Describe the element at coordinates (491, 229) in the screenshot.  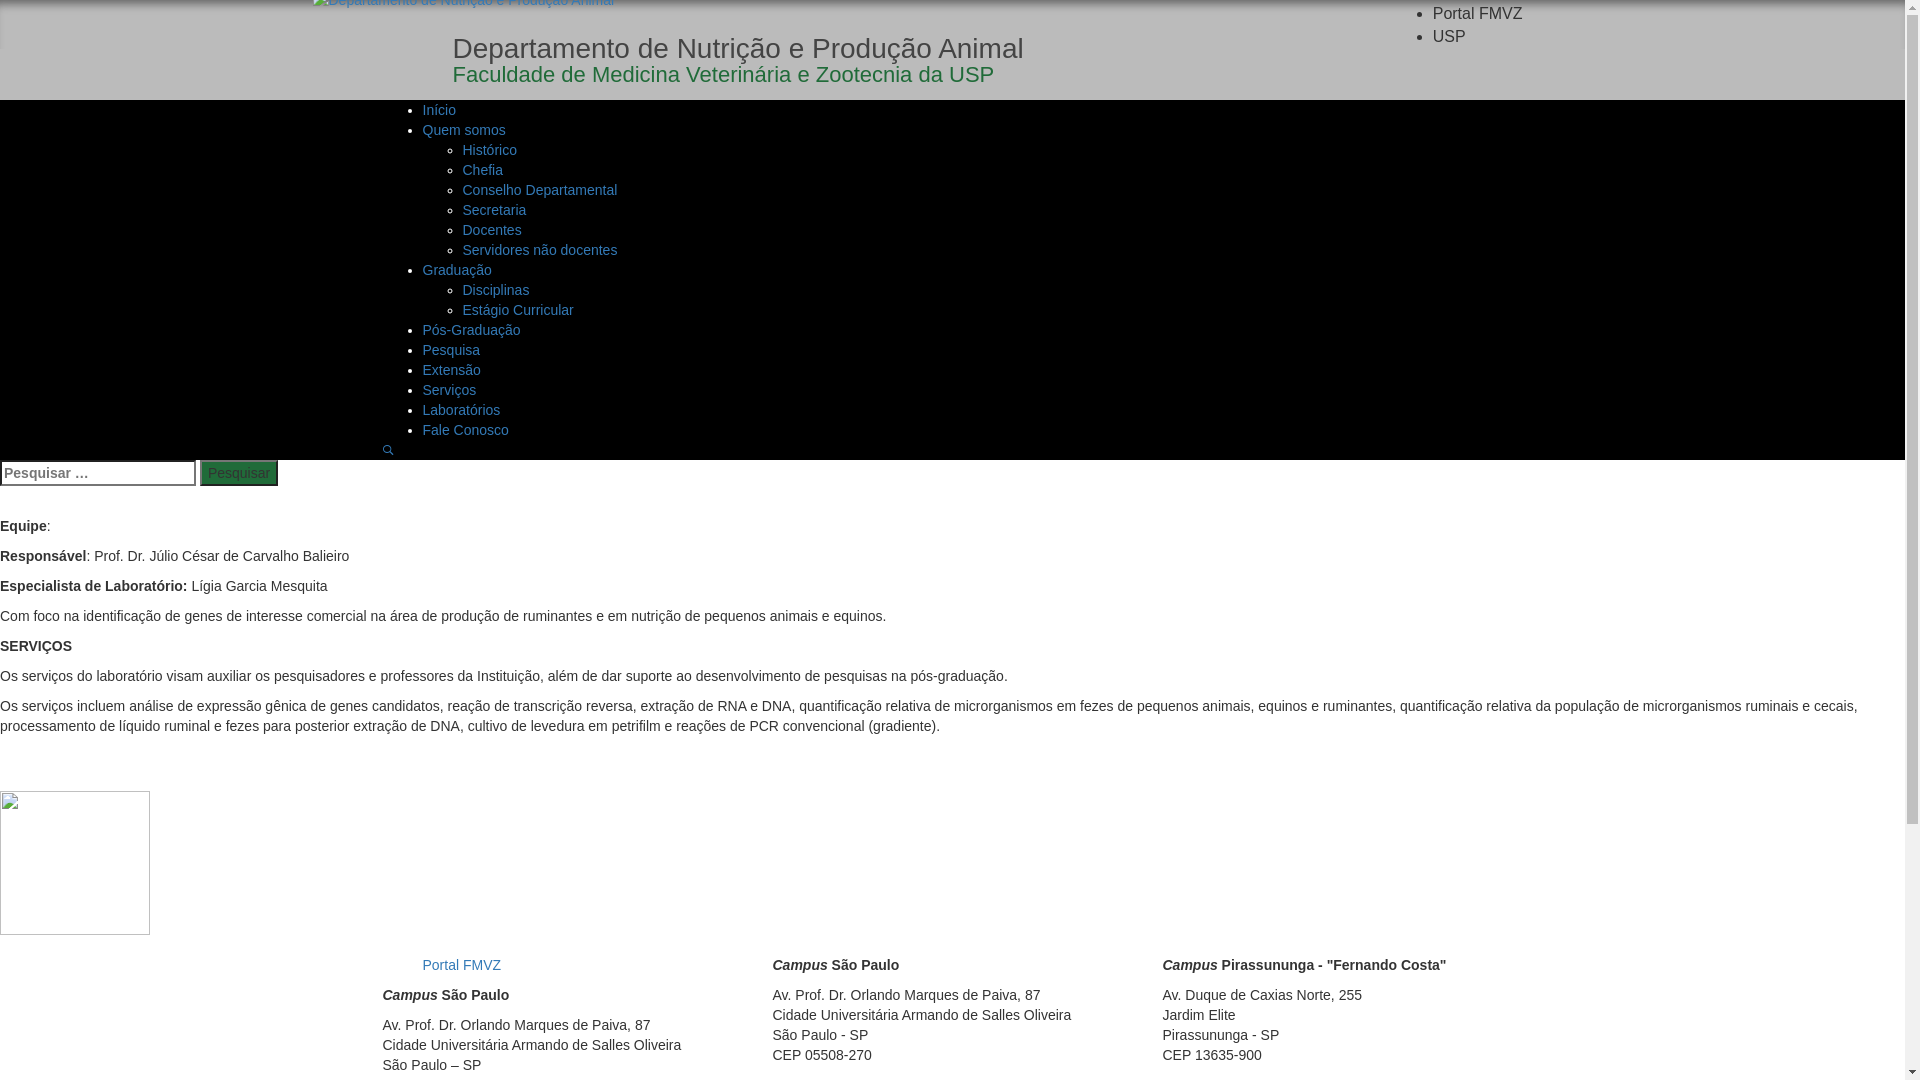
I see `'Docentes'` at that location.